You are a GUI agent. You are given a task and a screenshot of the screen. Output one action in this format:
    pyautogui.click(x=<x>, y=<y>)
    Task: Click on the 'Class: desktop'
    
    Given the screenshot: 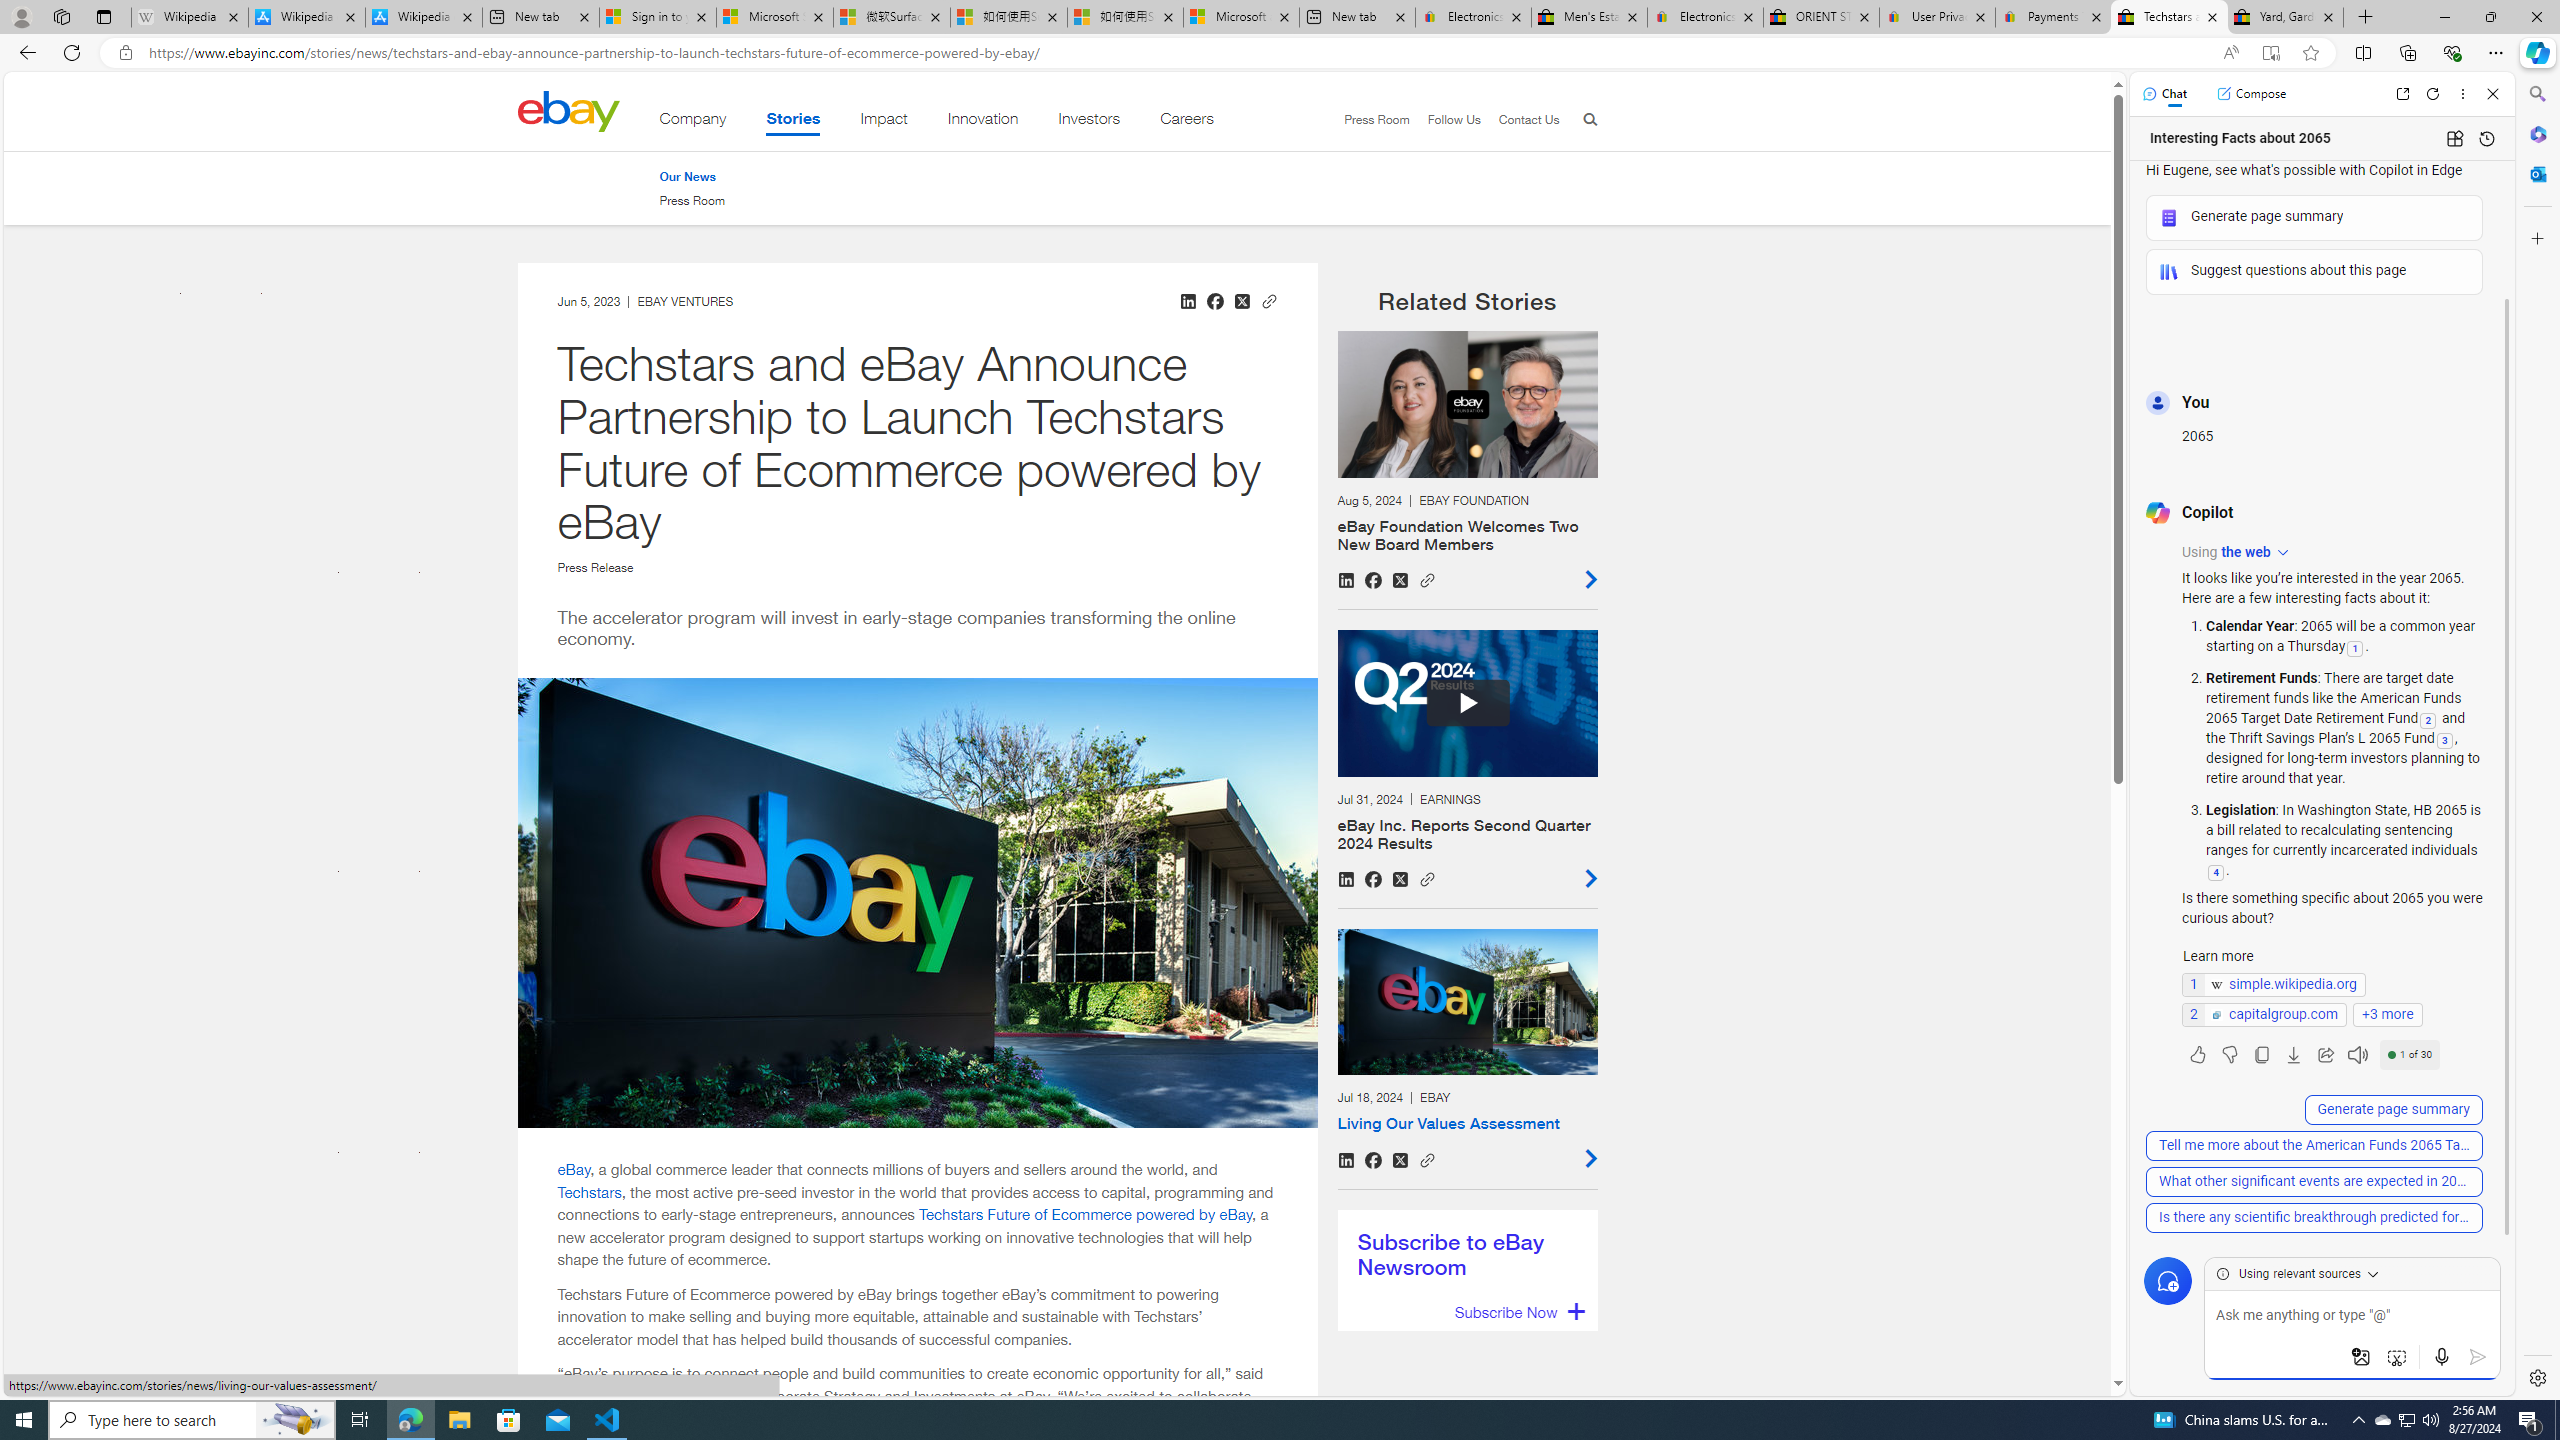 What is the action you would take?
    pyautogui.click(x=567, y=111)
    